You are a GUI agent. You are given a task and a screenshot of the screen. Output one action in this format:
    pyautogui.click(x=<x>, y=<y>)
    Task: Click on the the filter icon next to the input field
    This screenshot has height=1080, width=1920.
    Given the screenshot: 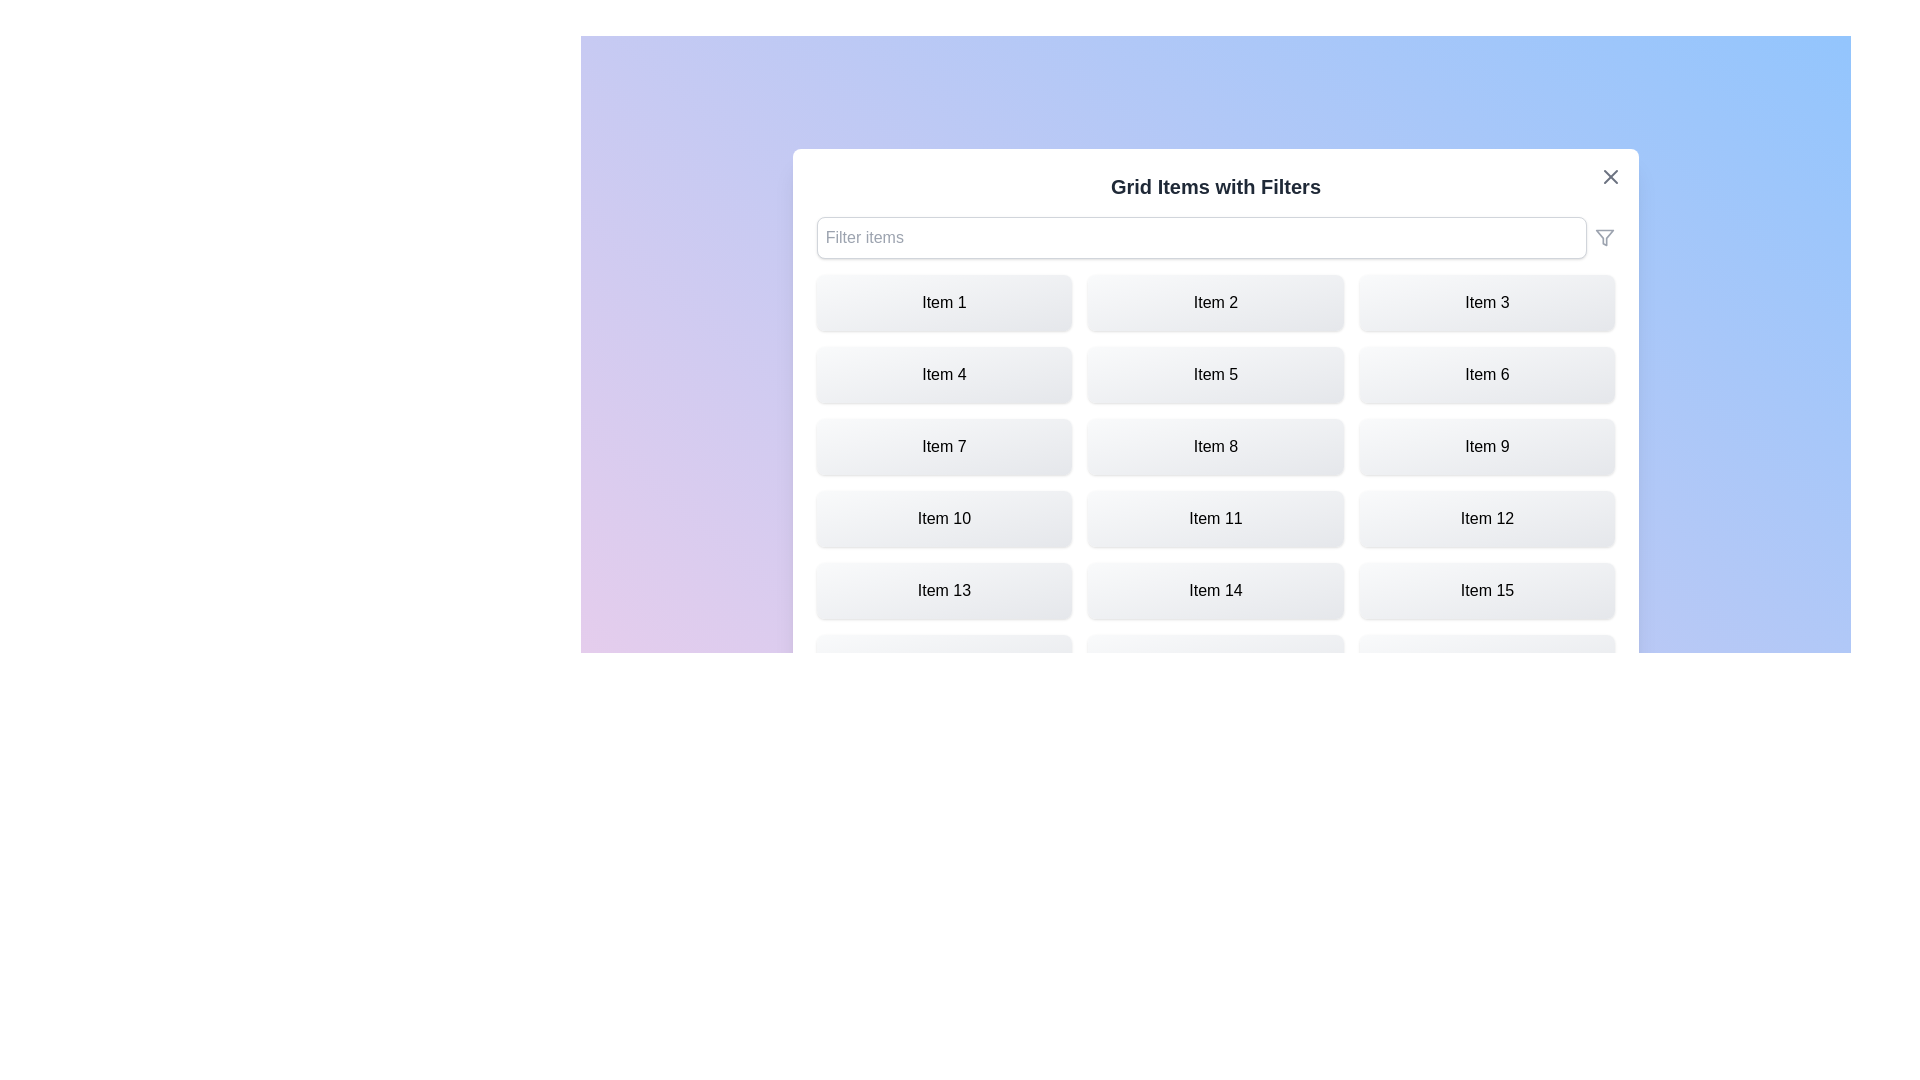 What is the action you would take?
    pyautogui.click(x=1605, y=237)
    